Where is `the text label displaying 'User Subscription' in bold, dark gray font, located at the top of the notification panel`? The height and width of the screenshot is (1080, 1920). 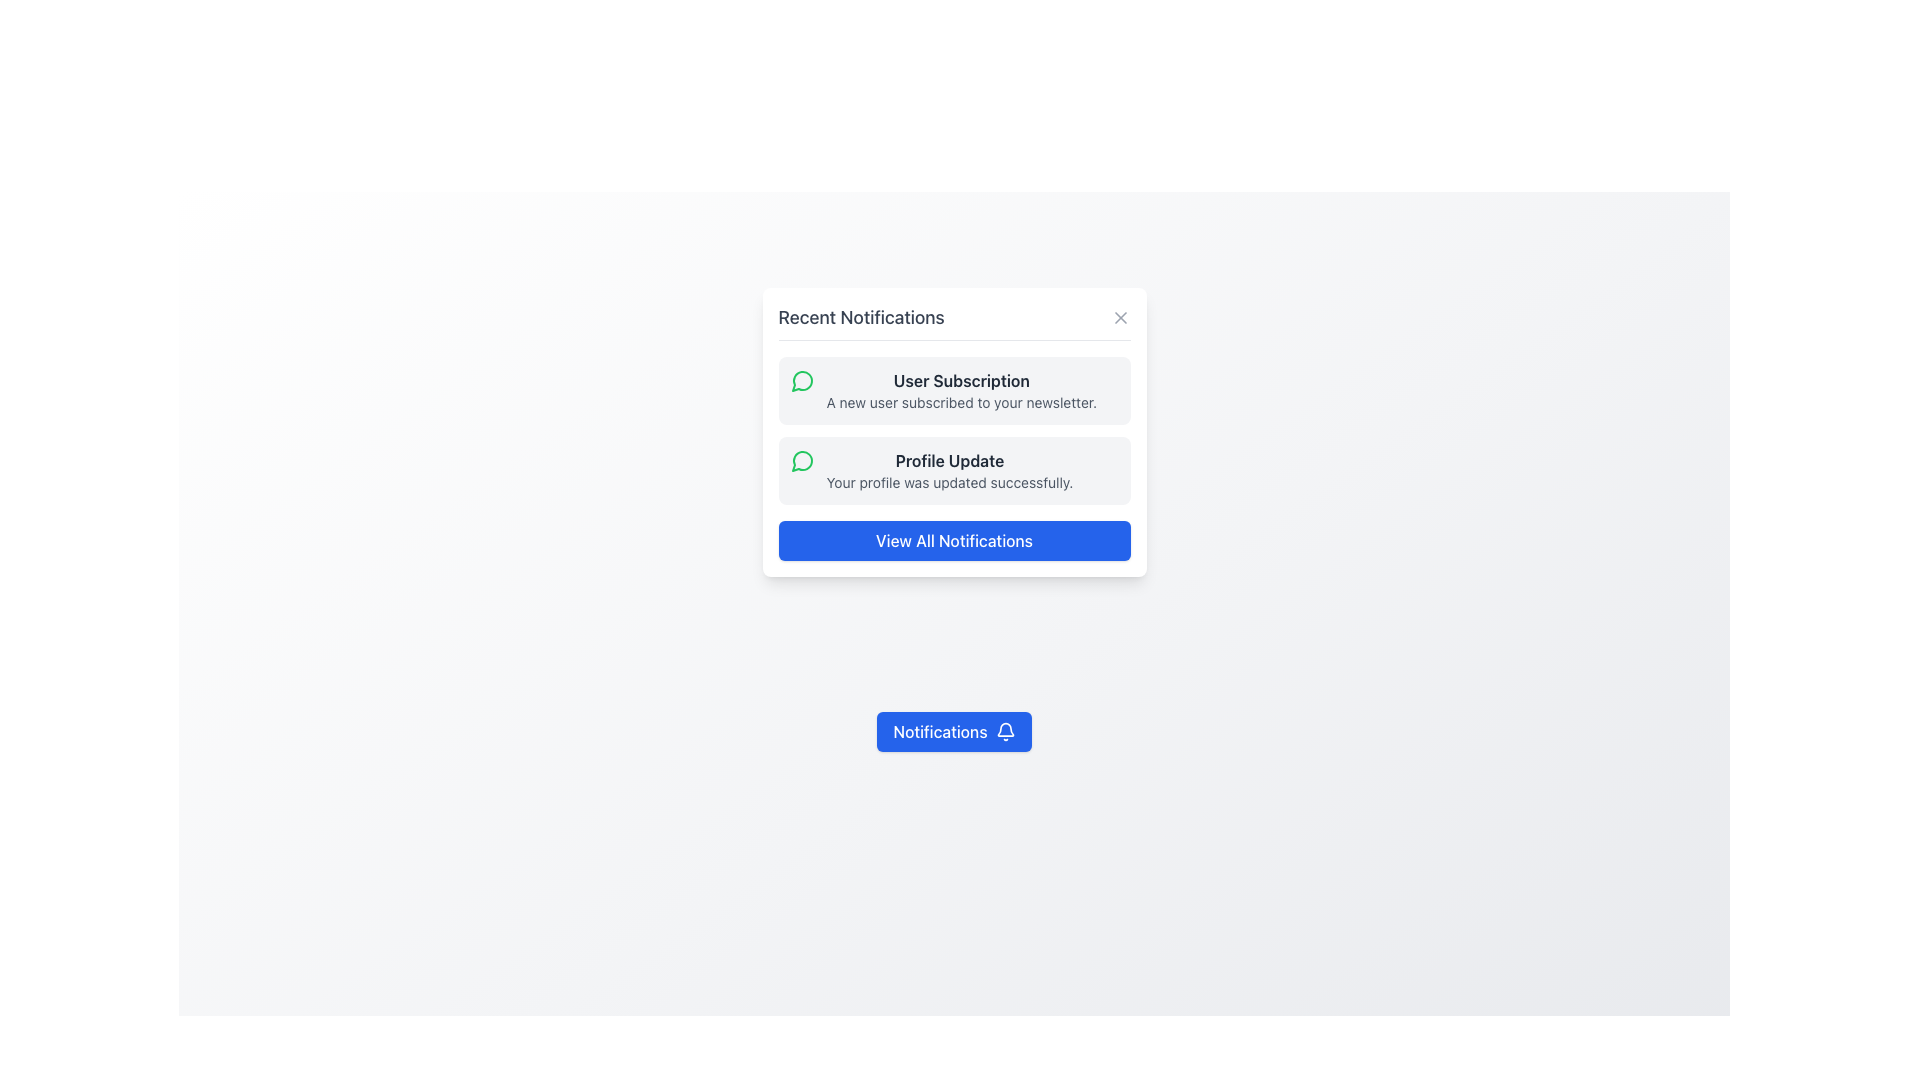 the text label displaying 'User Subscription' in bold, dark gray font, located at the top of the notification panel is located at coordinates (961, 381).